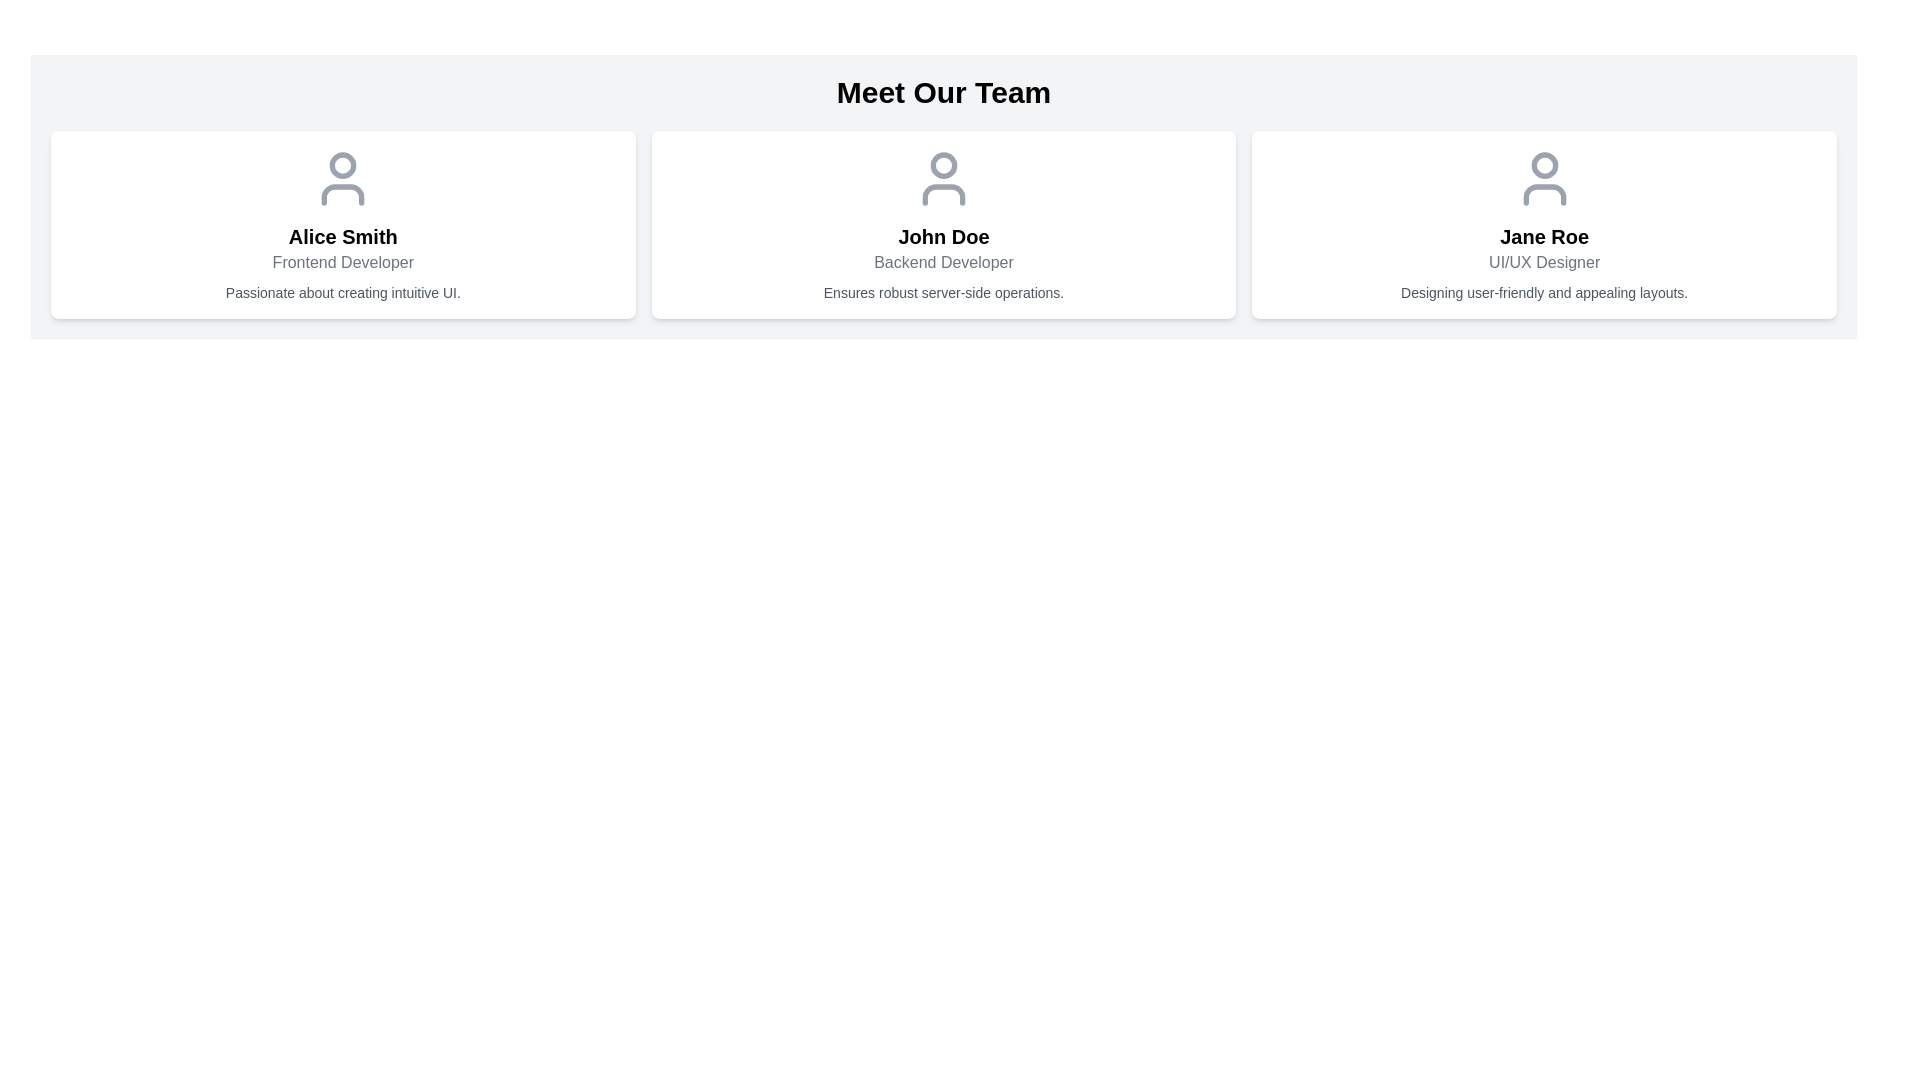  I want to click on the circular SVG shape with a gray outline and white fill, located at the top of Alice Smith's profile card, so click(343, 164).